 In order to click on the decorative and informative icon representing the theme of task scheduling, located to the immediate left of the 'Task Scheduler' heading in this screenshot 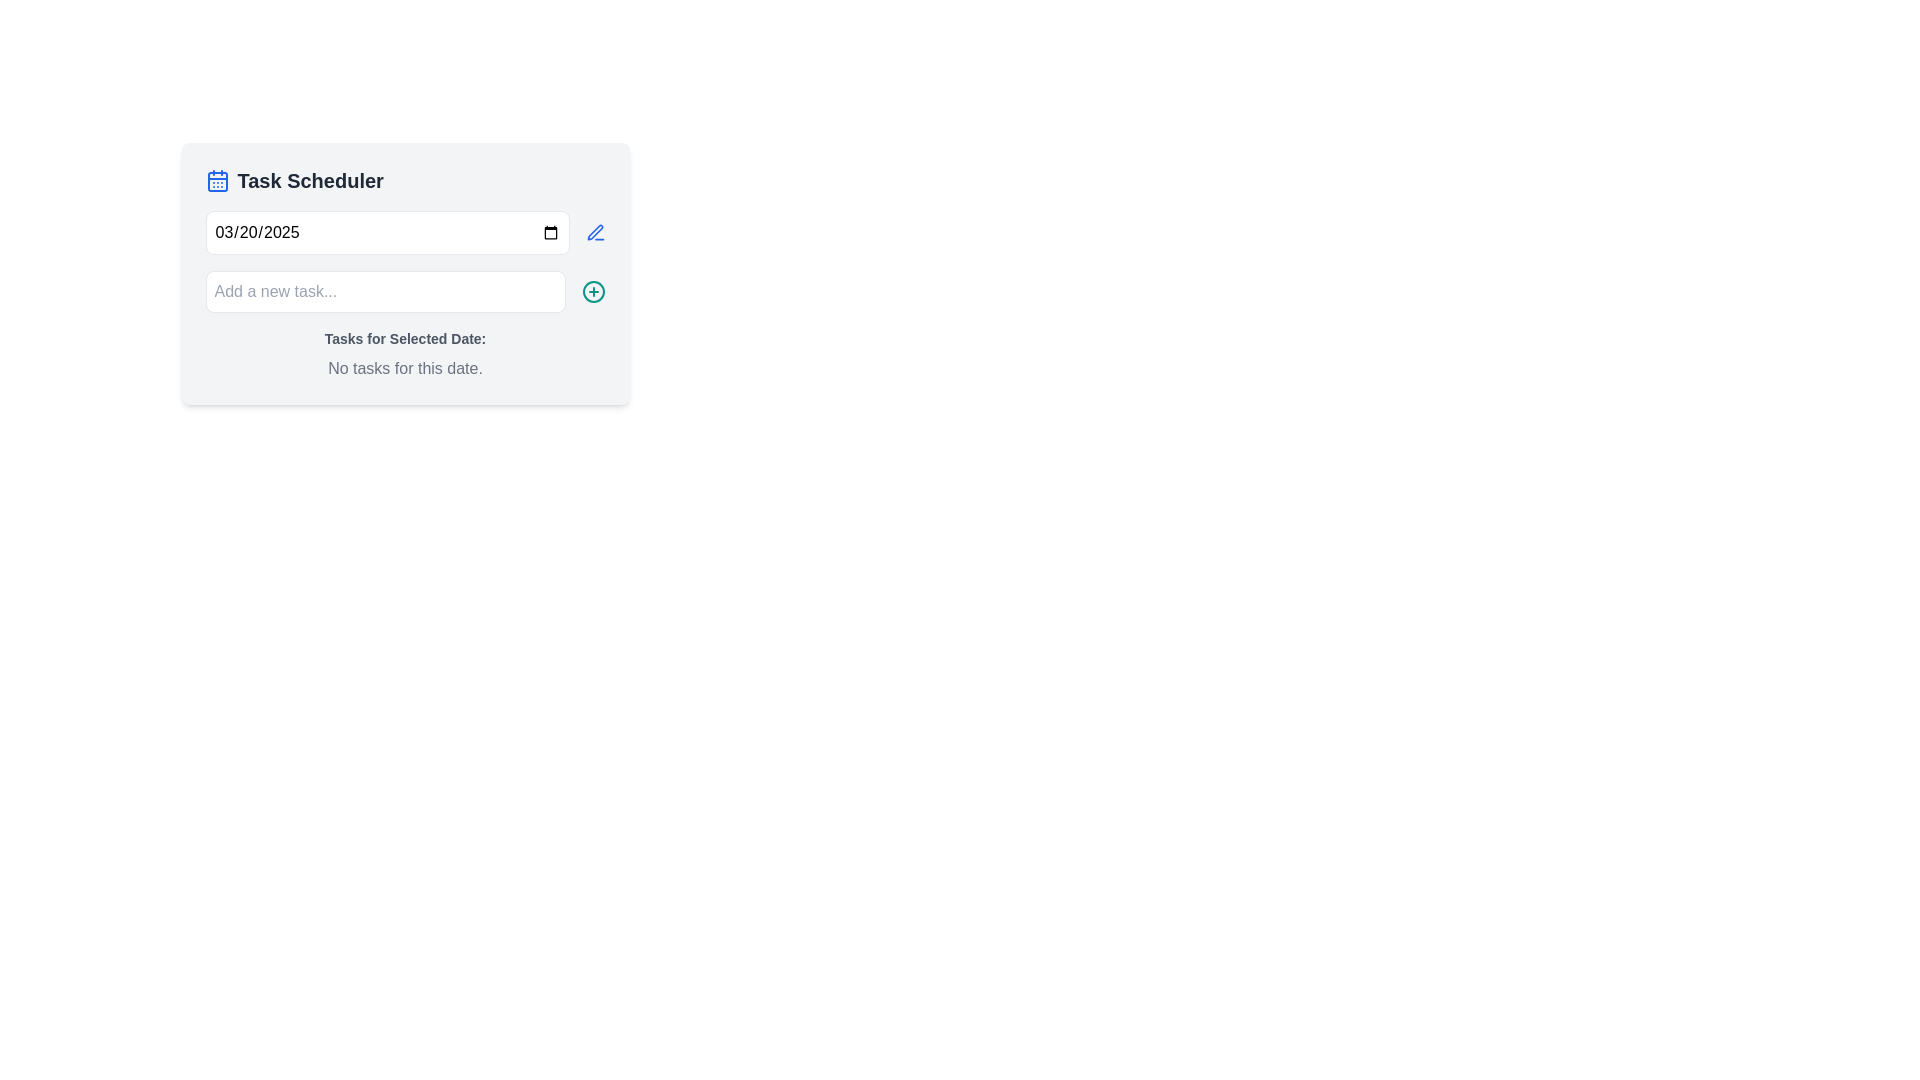, I will do `click(217, 181)`.